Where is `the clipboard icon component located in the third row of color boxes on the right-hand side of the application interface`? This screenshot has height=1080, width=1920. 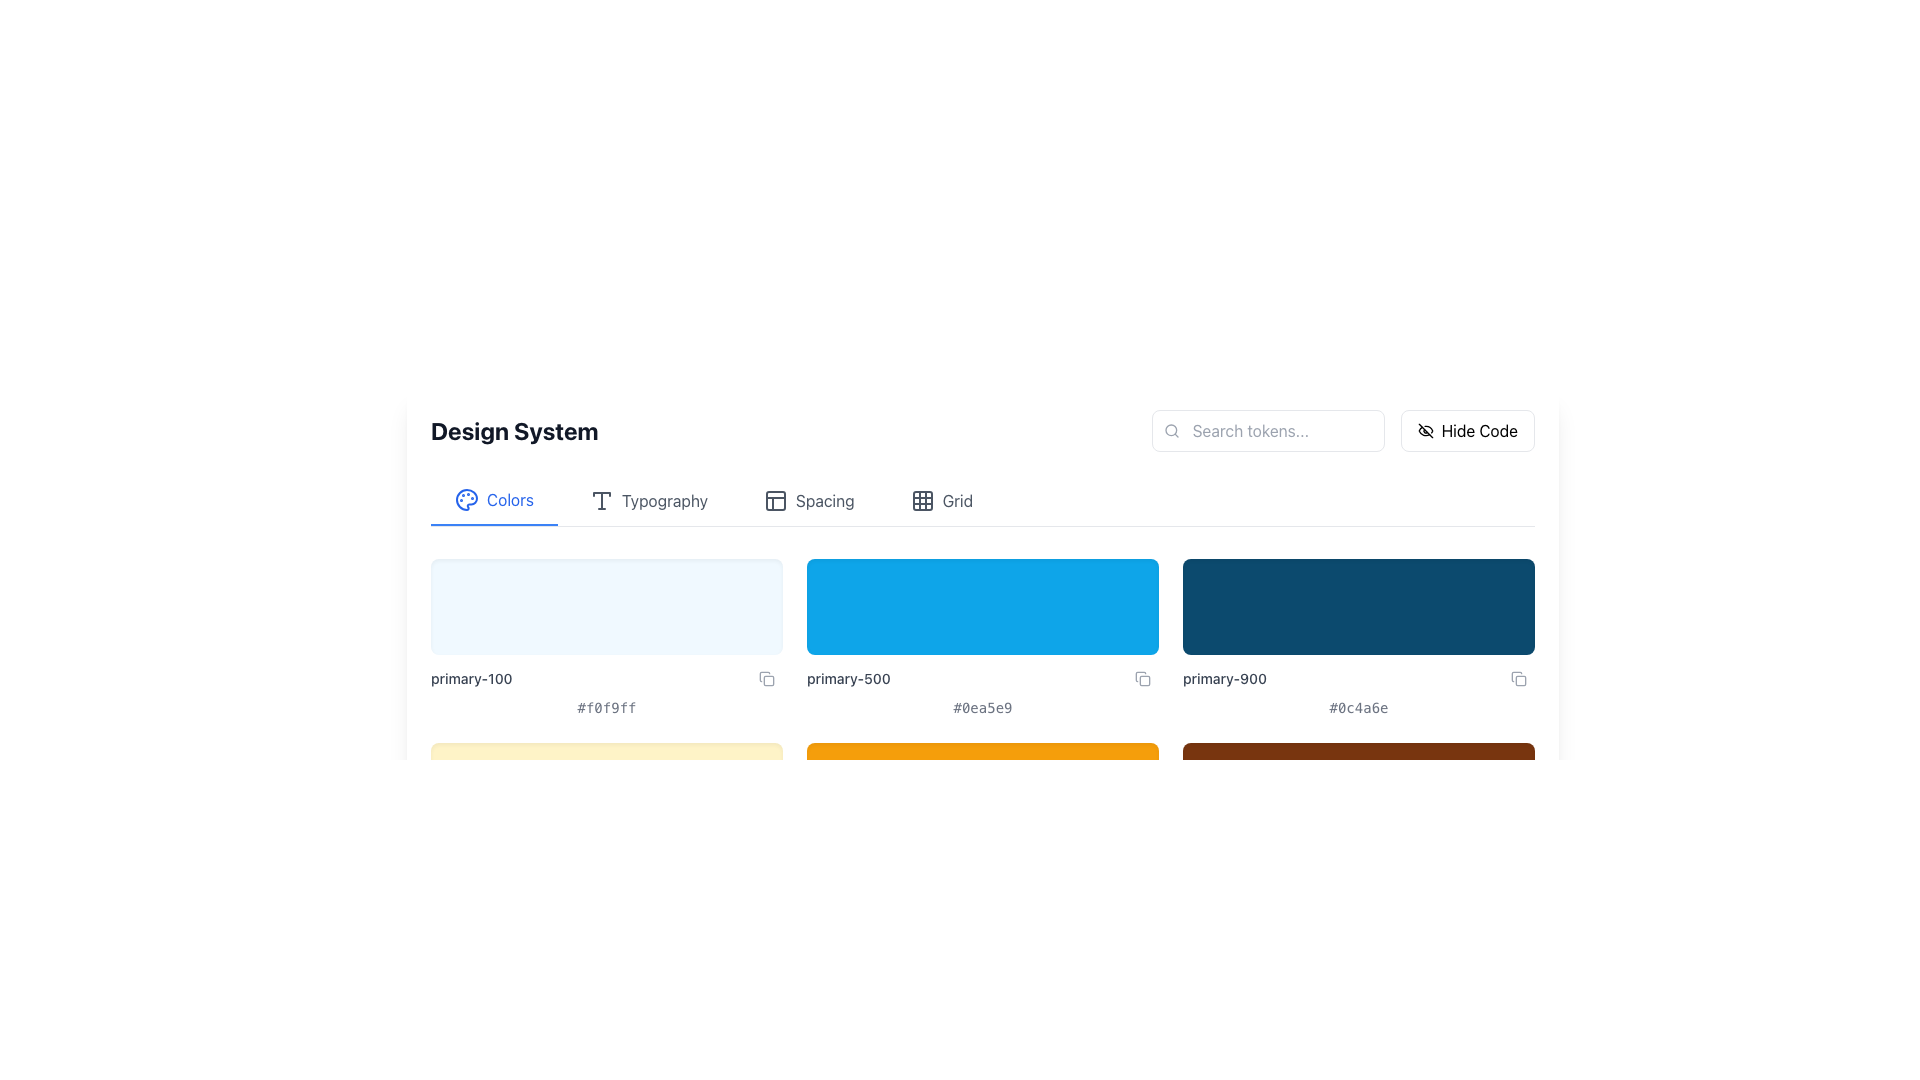
the clipboard icon component located in the third row of color boxes on the right-hand side of the application interface is located at coordinates (1145, 680).